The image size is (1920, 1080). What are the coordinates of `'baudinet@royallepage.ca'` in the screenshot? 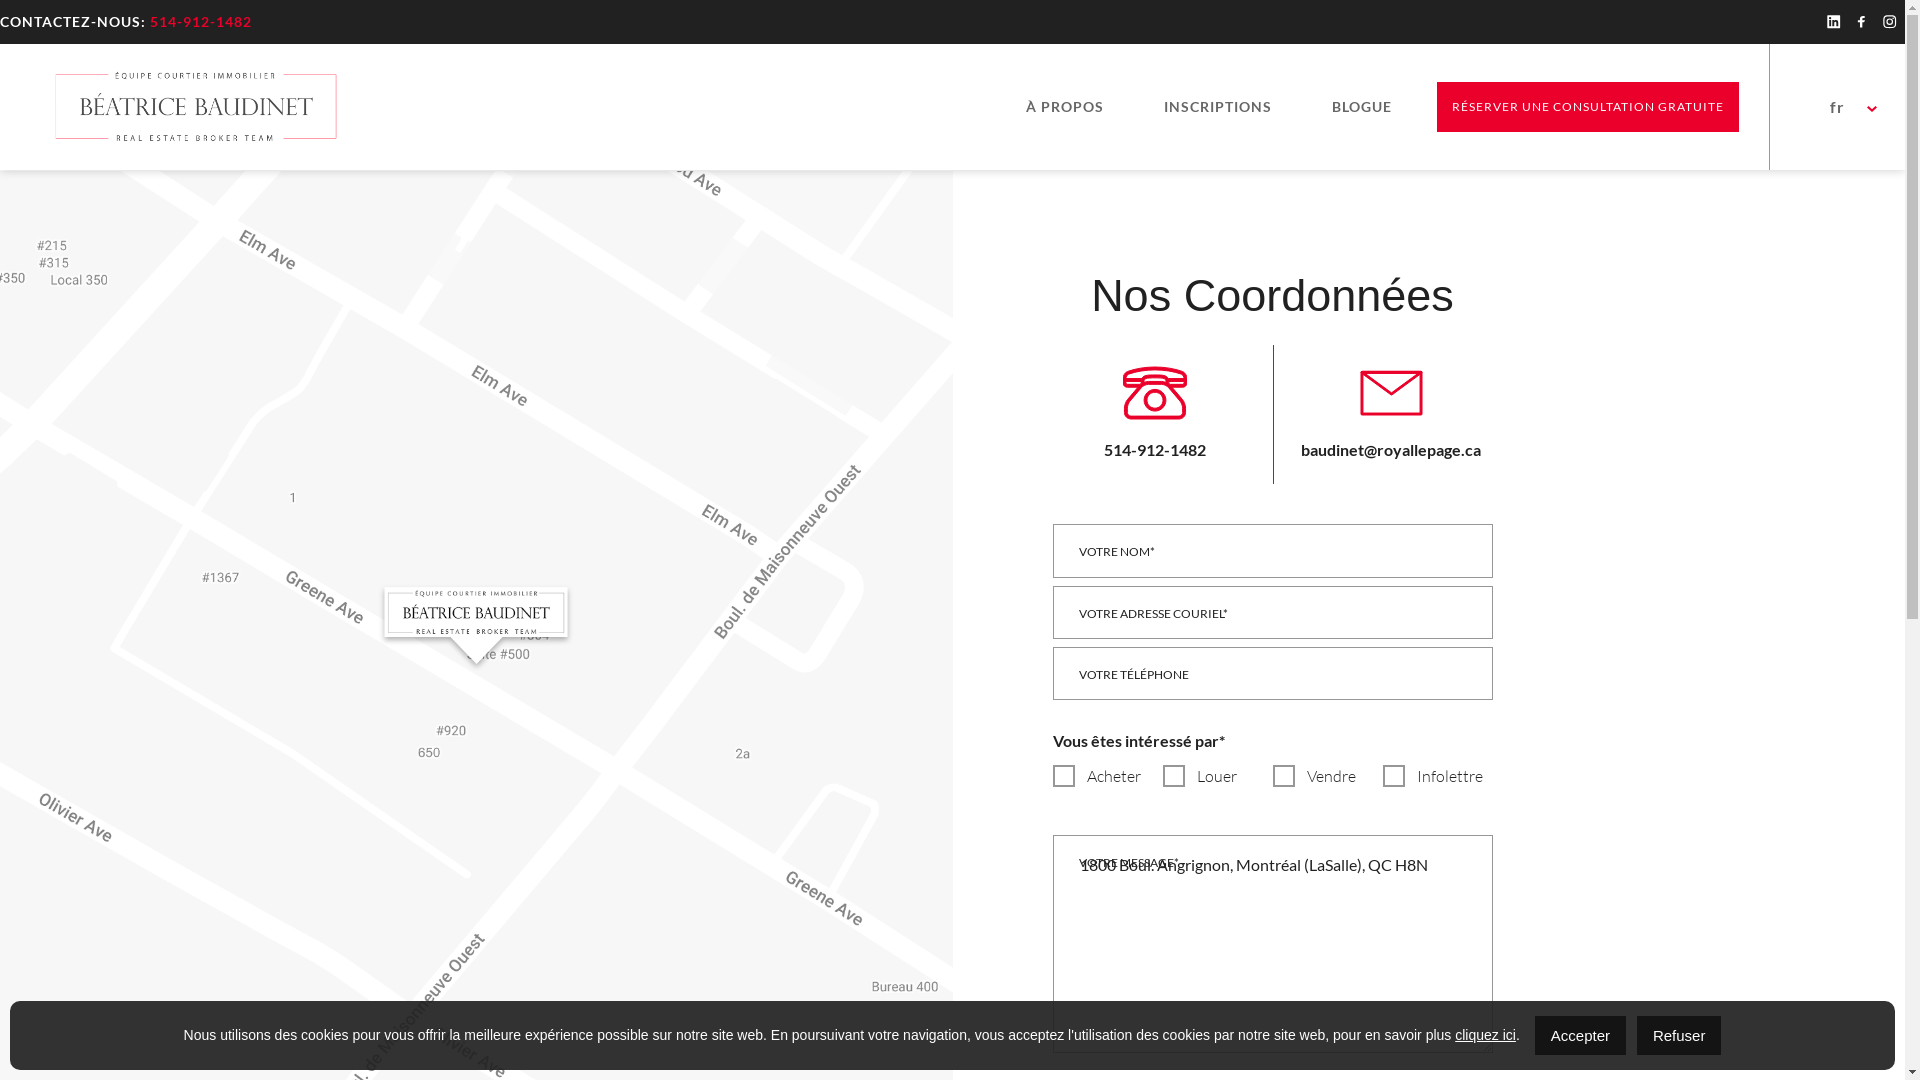 It's located at (1389, 409).